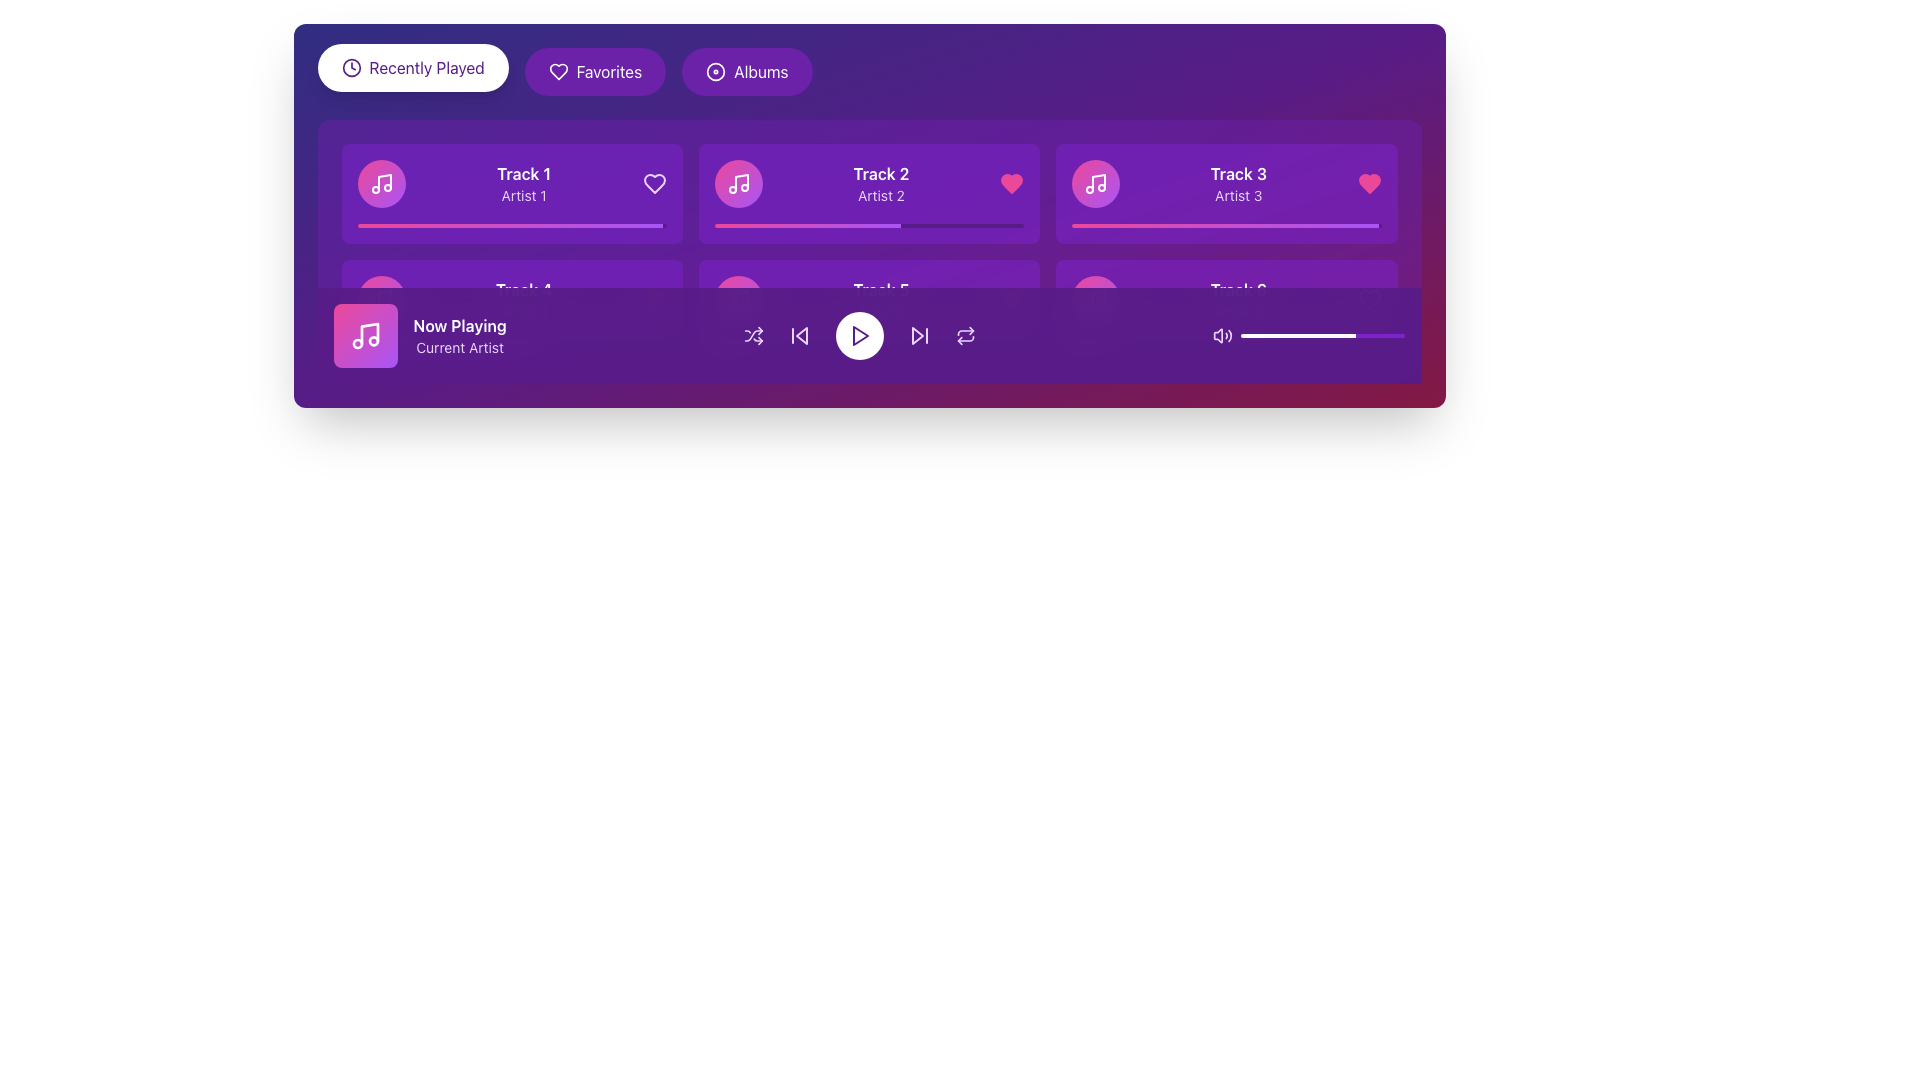  What do you see at coordinates (807, 225) in the screenshot?
I see `the progress bar fill for 'Track 2' by 'Artist 2' located in the second track card in the top row of the music interface` at bounding box center [807, 225].